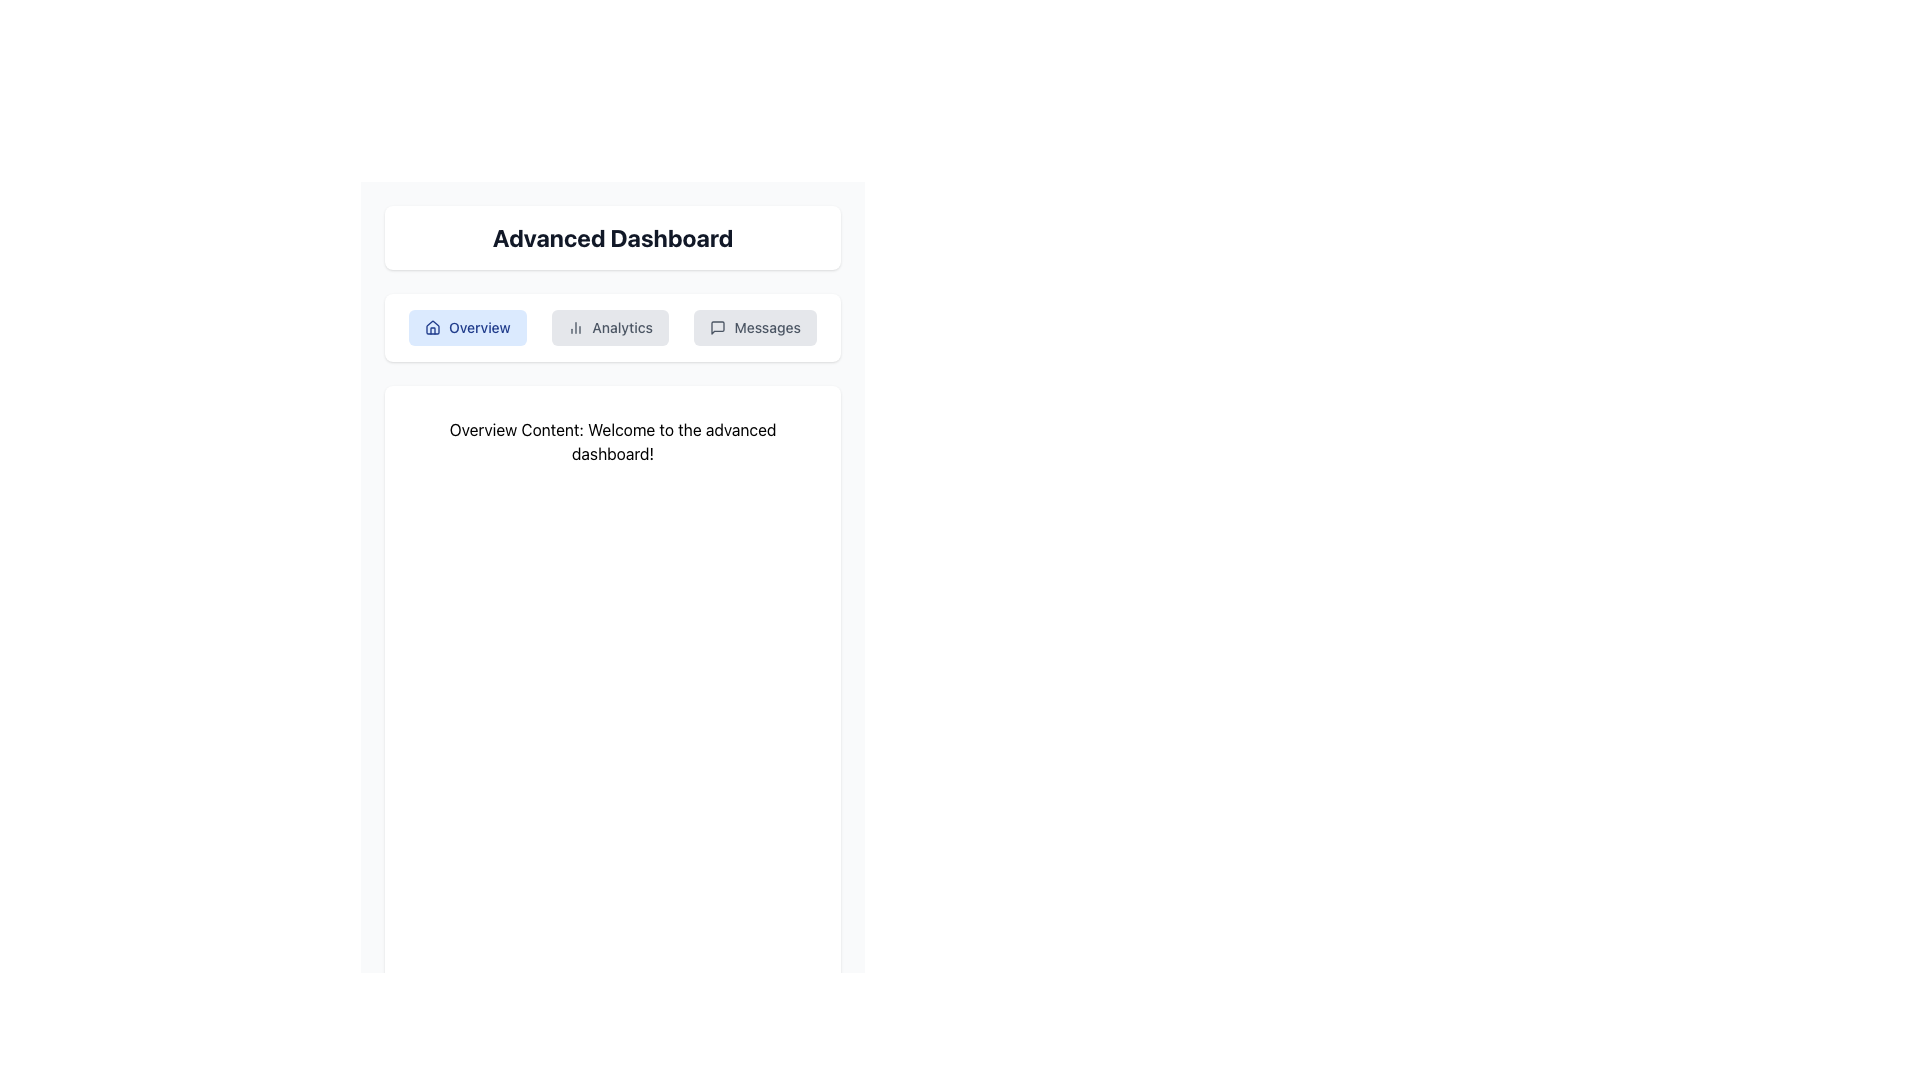 This screenshot has height=1080, width=1920. I want to click on the stylized house icon located in the top-left region of the interface, so click(431, 326).